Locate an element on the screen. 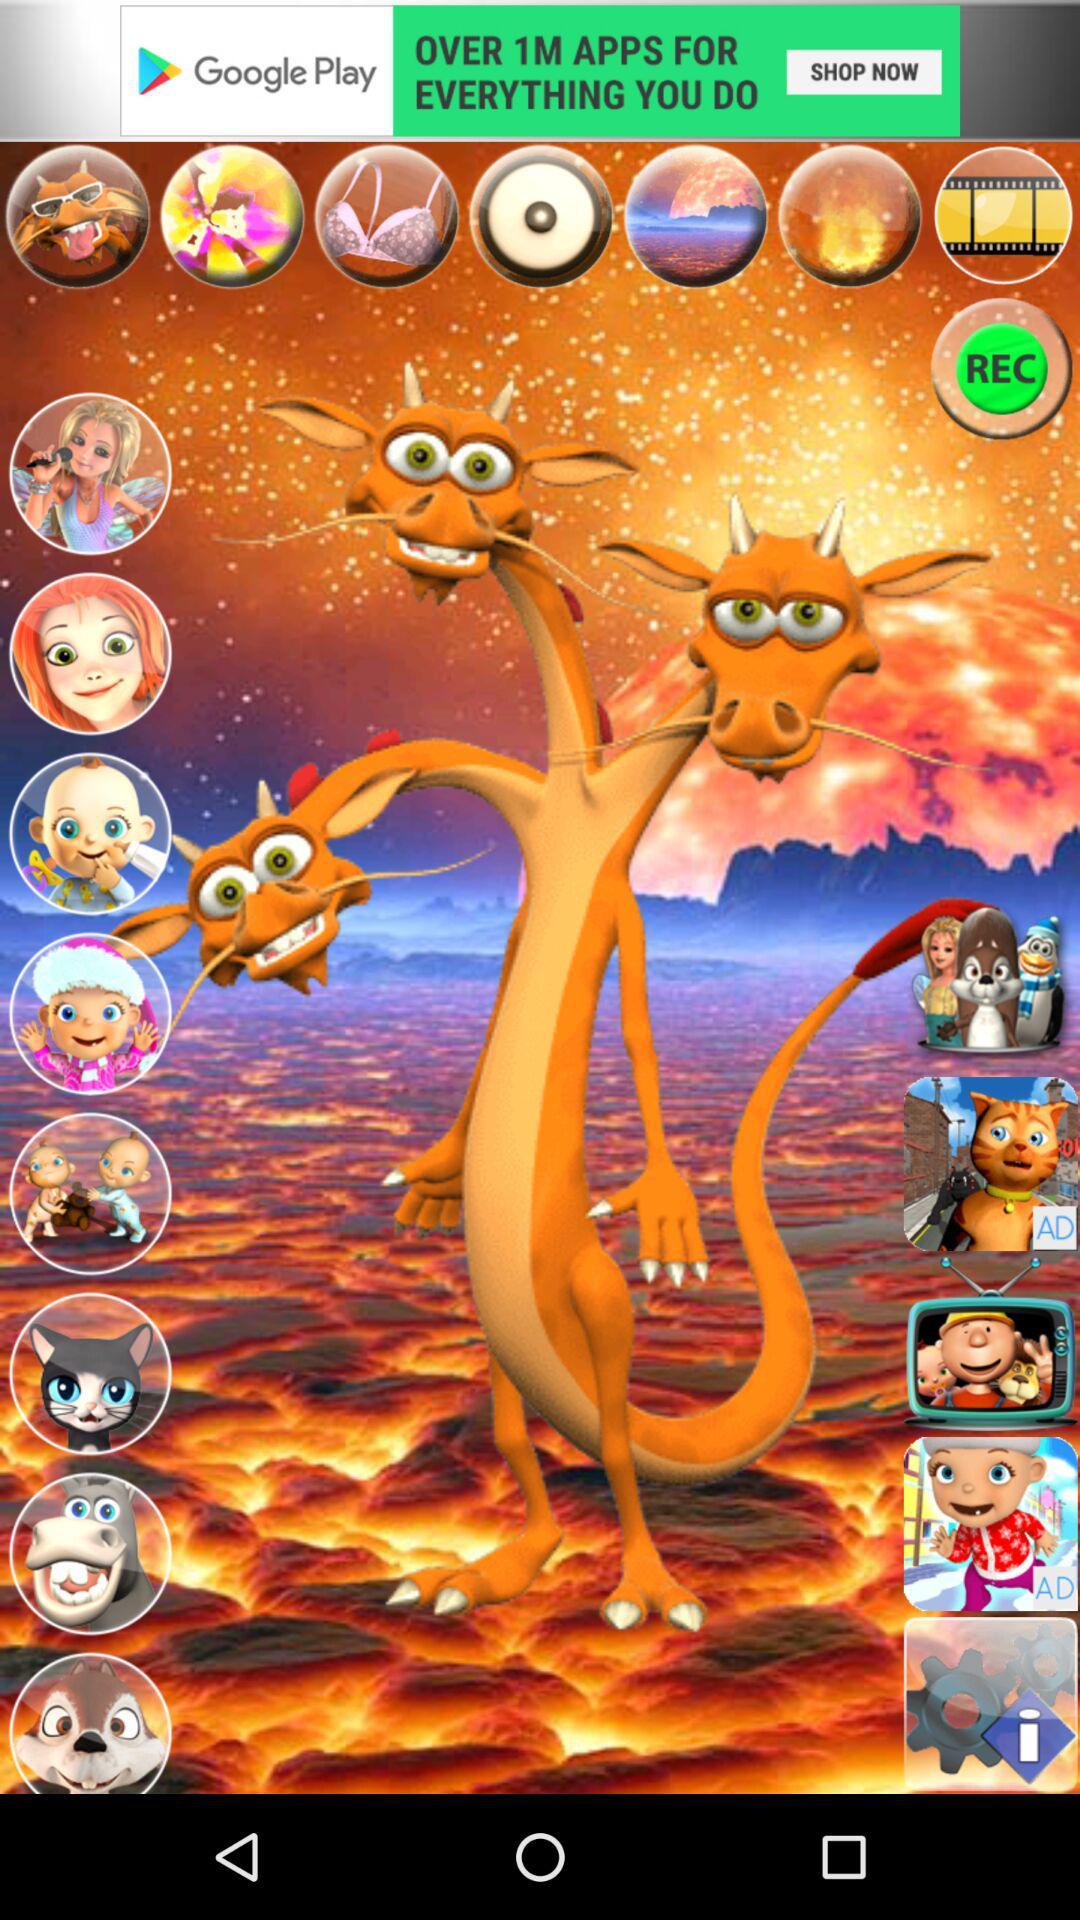  poto is located at coordinates (230, 216).